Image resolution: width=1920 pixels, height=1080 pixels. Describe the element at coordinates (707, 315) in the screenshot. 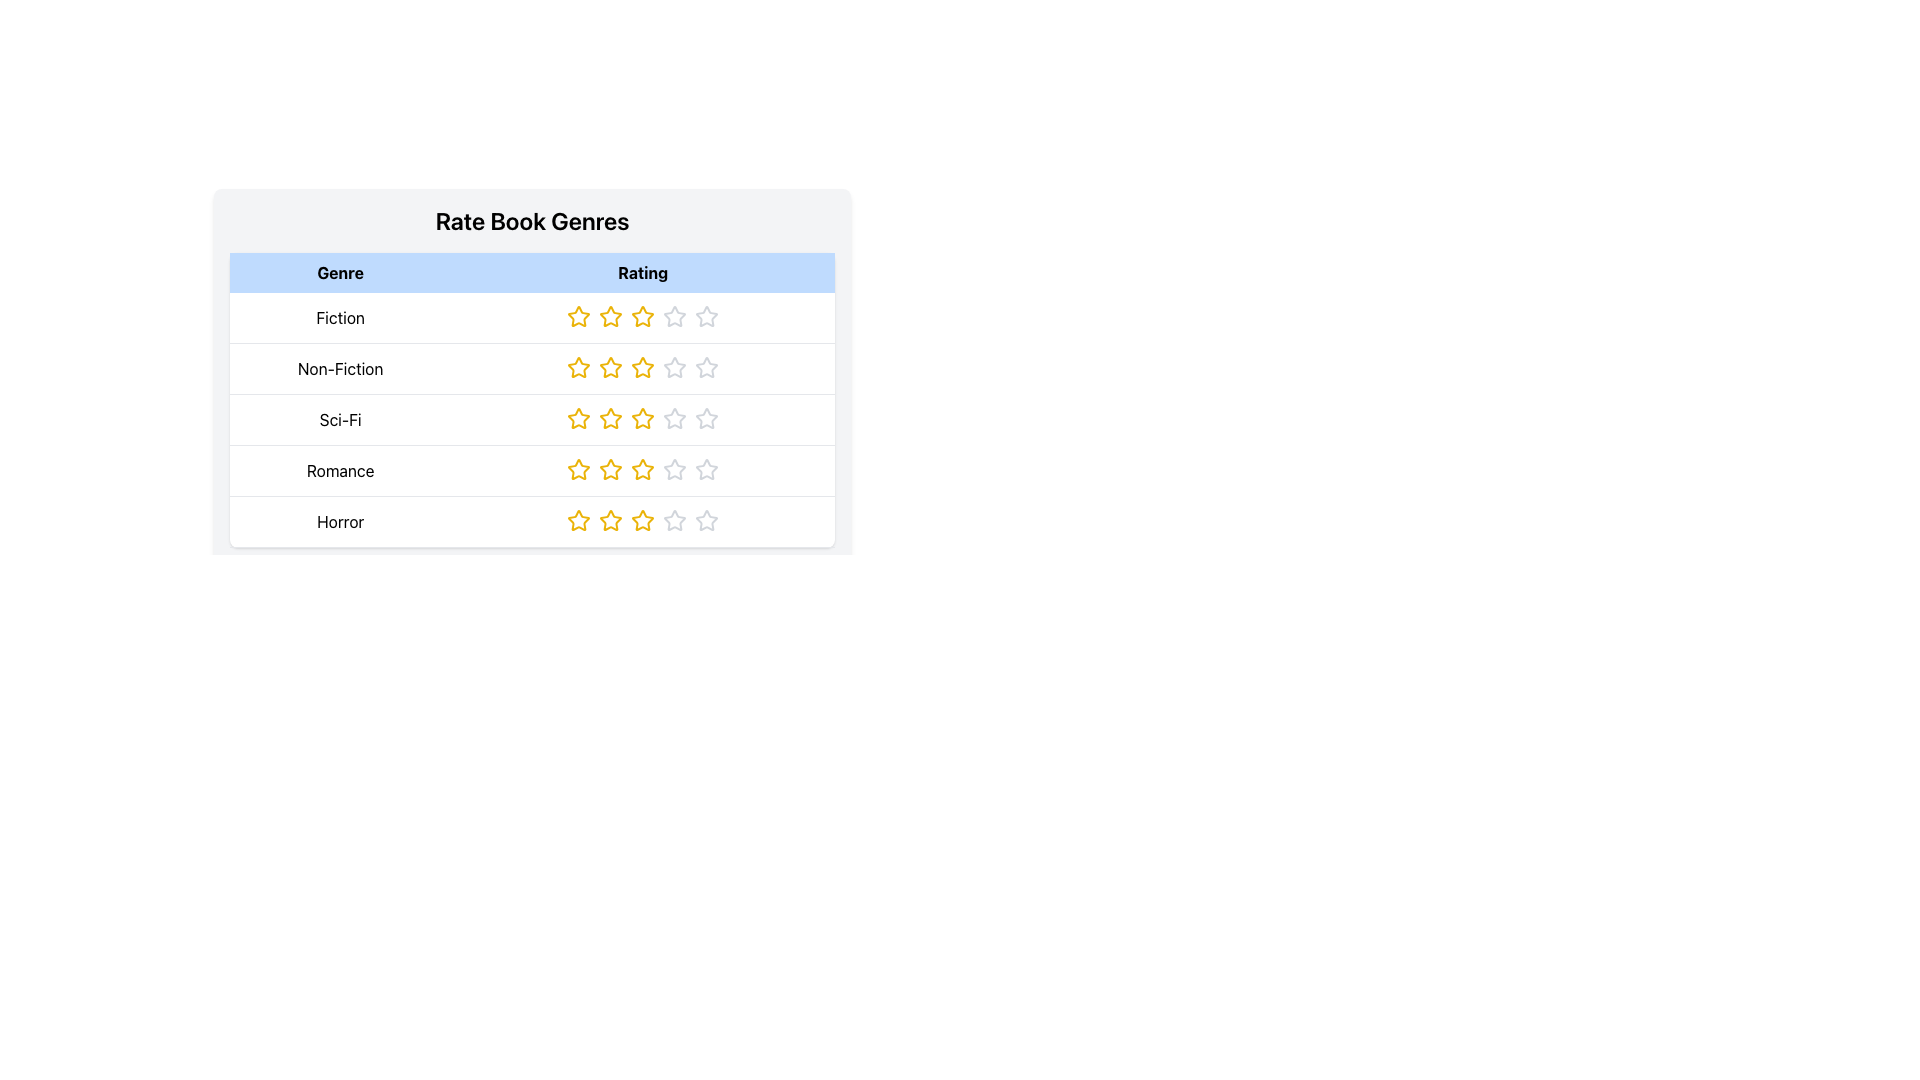

I see `the fifth star icon in the rating row for the category 'Fiction'` at that location.